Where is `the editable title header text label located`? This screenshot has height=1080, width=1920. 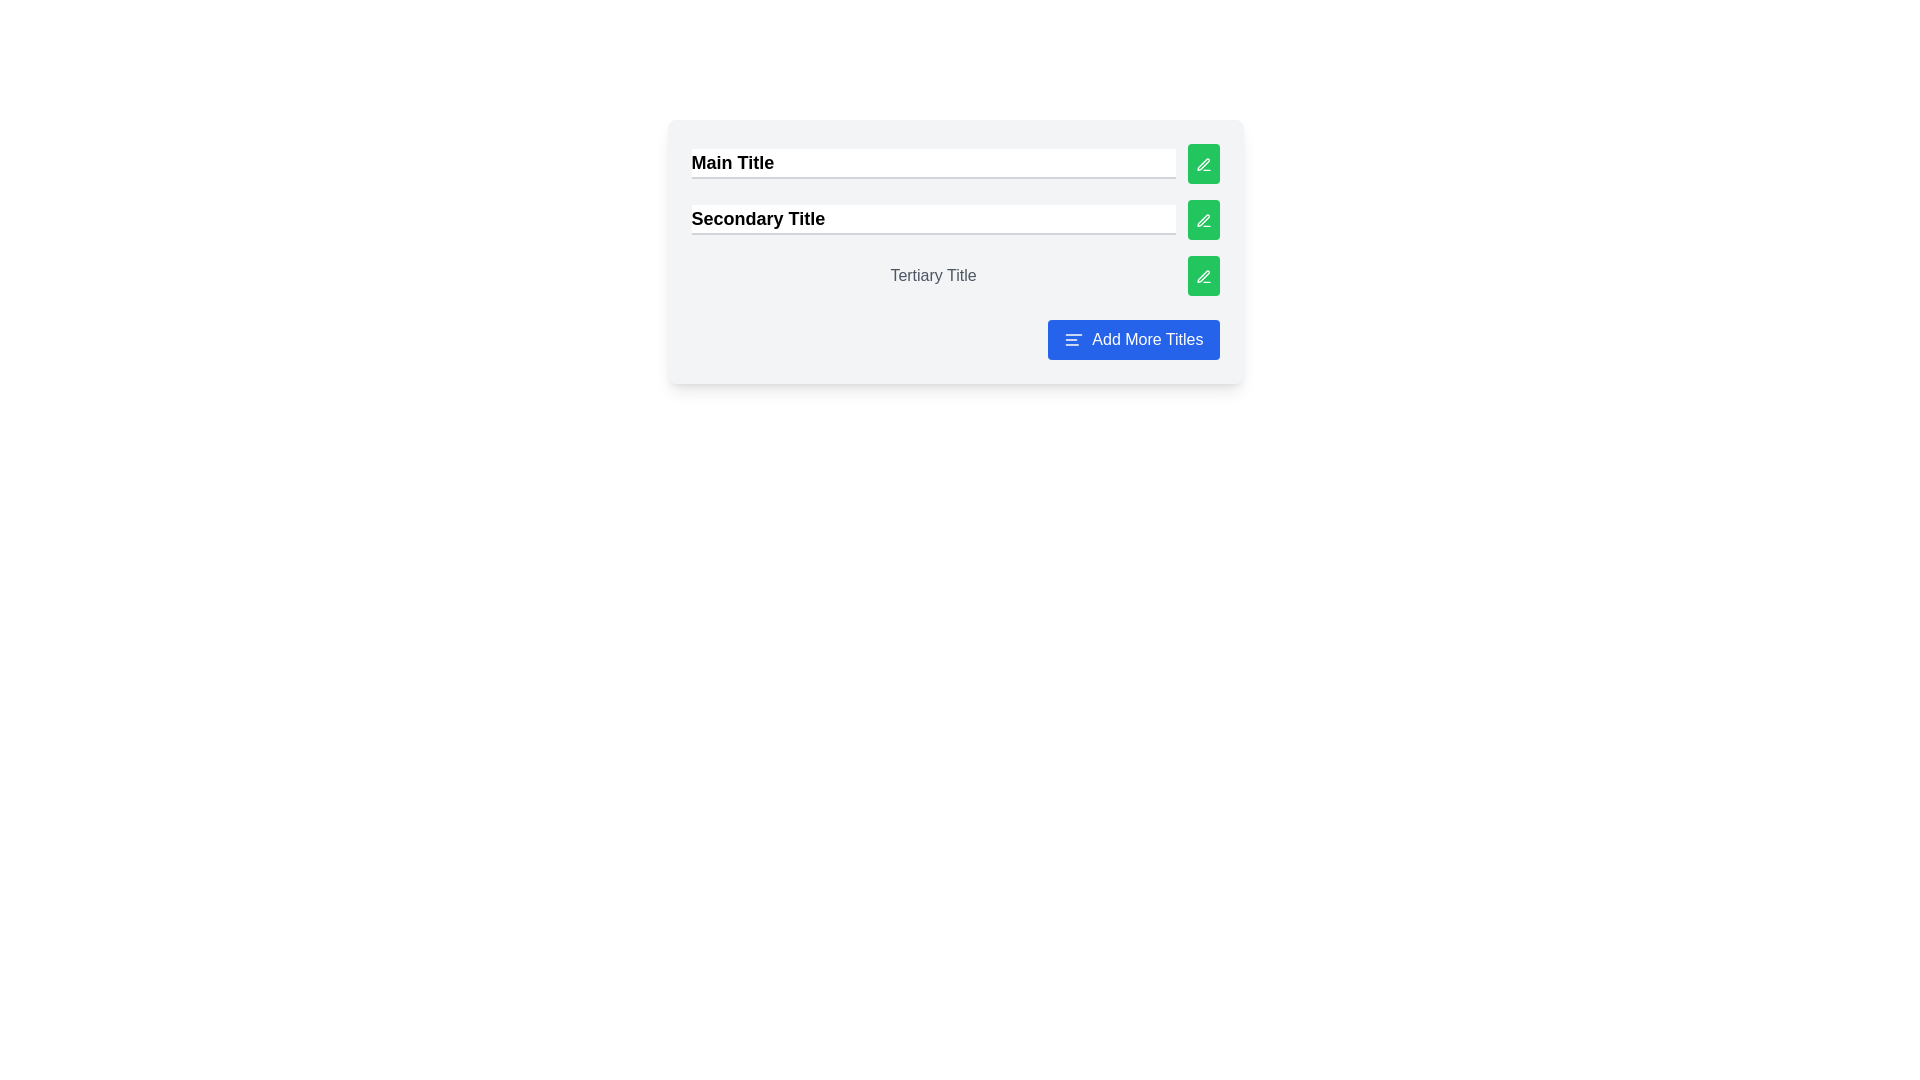 the editable title header text label located is located at coordinates (932, 276).